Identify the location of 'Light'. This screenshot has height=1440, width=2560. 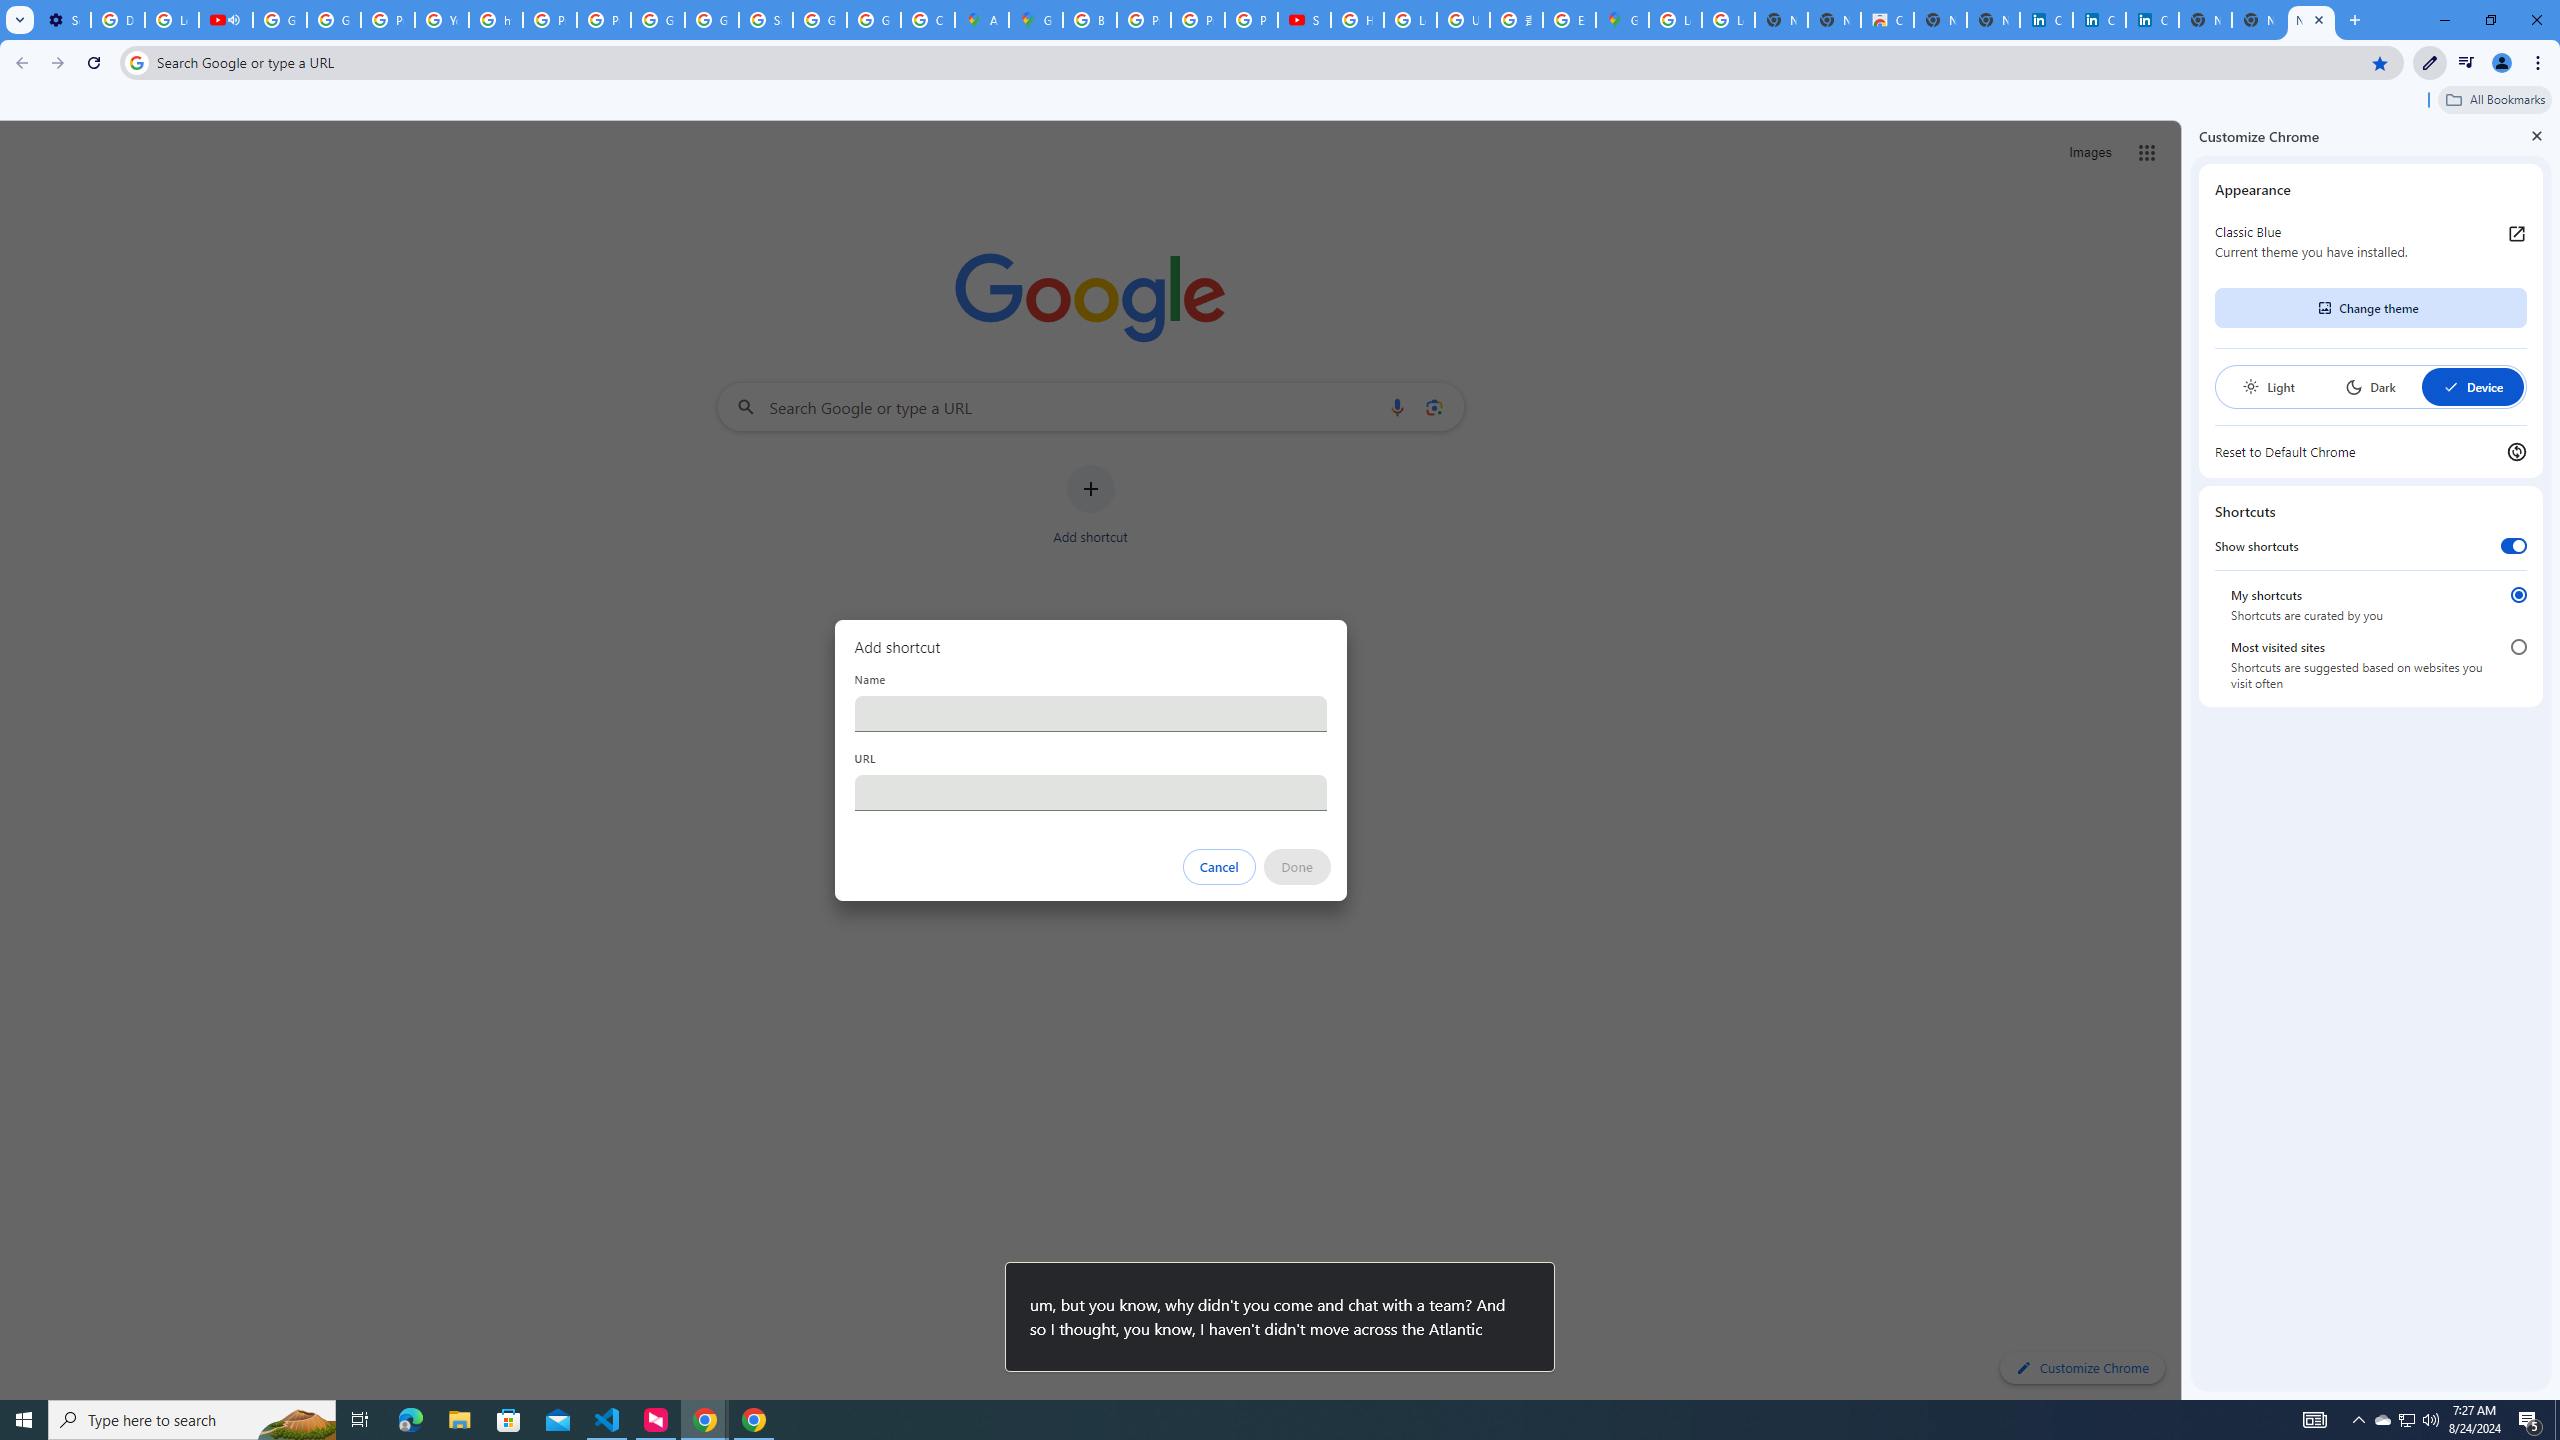
(2267, 386).